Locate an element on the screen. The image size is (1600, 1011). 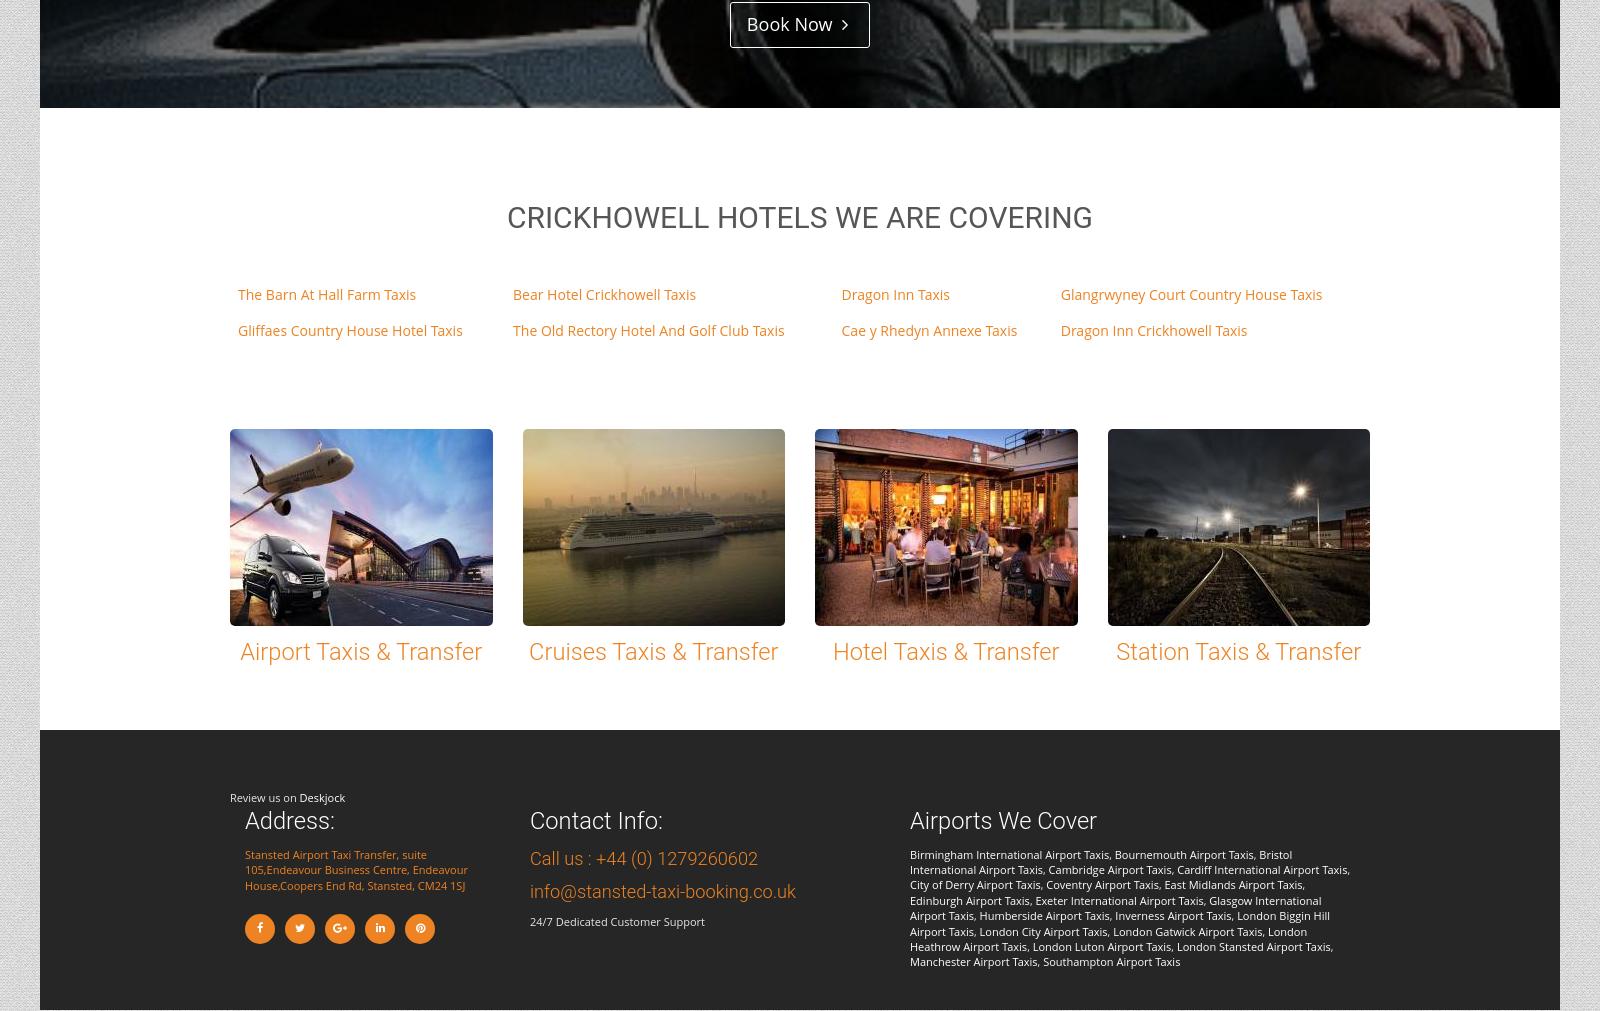
'Birmingham International Airport Taxis' is located at coordinates (1009, 853).